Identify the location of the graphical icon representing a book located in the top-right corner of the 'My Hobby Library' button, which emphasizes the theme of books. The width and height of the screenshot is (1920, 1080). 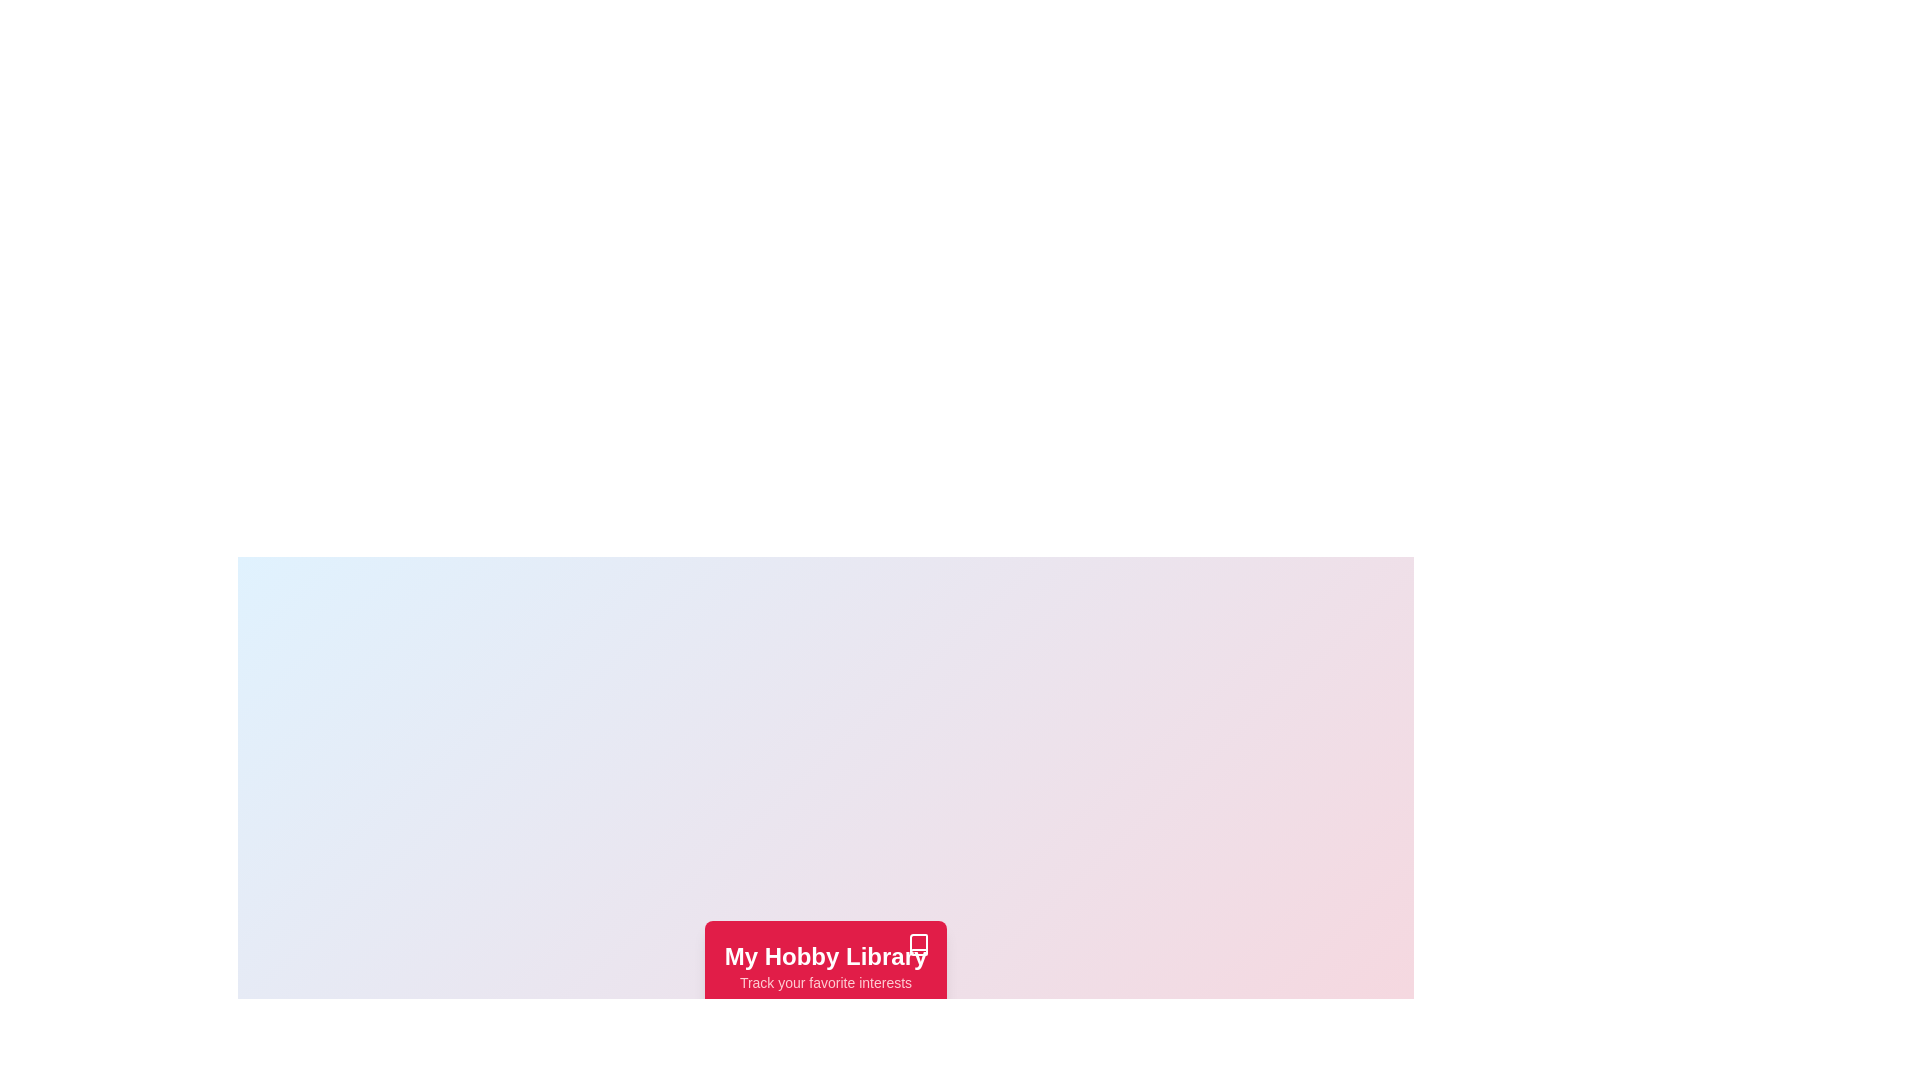
(918, 945).